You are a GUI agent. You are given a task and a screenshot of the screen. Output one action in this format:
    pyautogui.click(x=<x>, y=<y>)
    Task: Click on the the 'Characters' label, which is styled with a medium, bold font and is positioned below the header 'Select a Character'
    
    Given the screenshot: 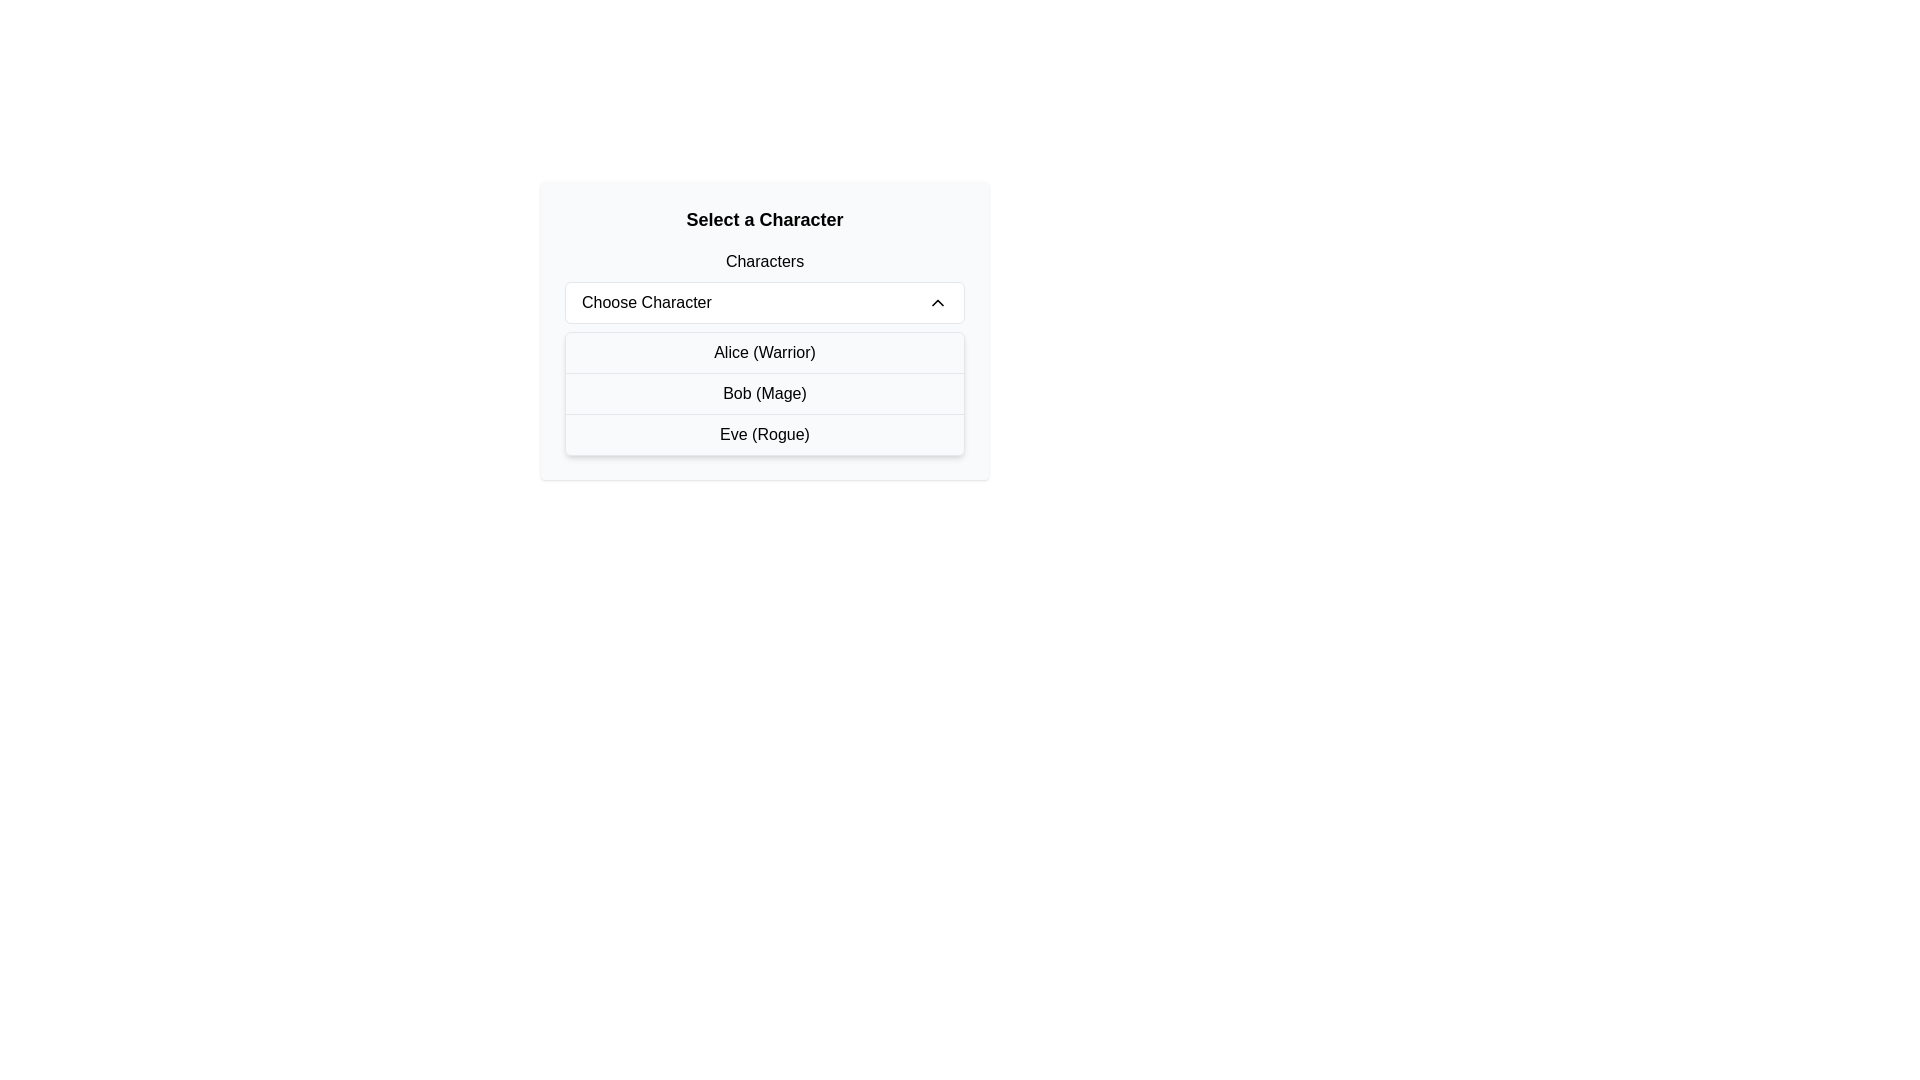 What is the action you would take?
    pyautogui.click(x=763, y=261)
    